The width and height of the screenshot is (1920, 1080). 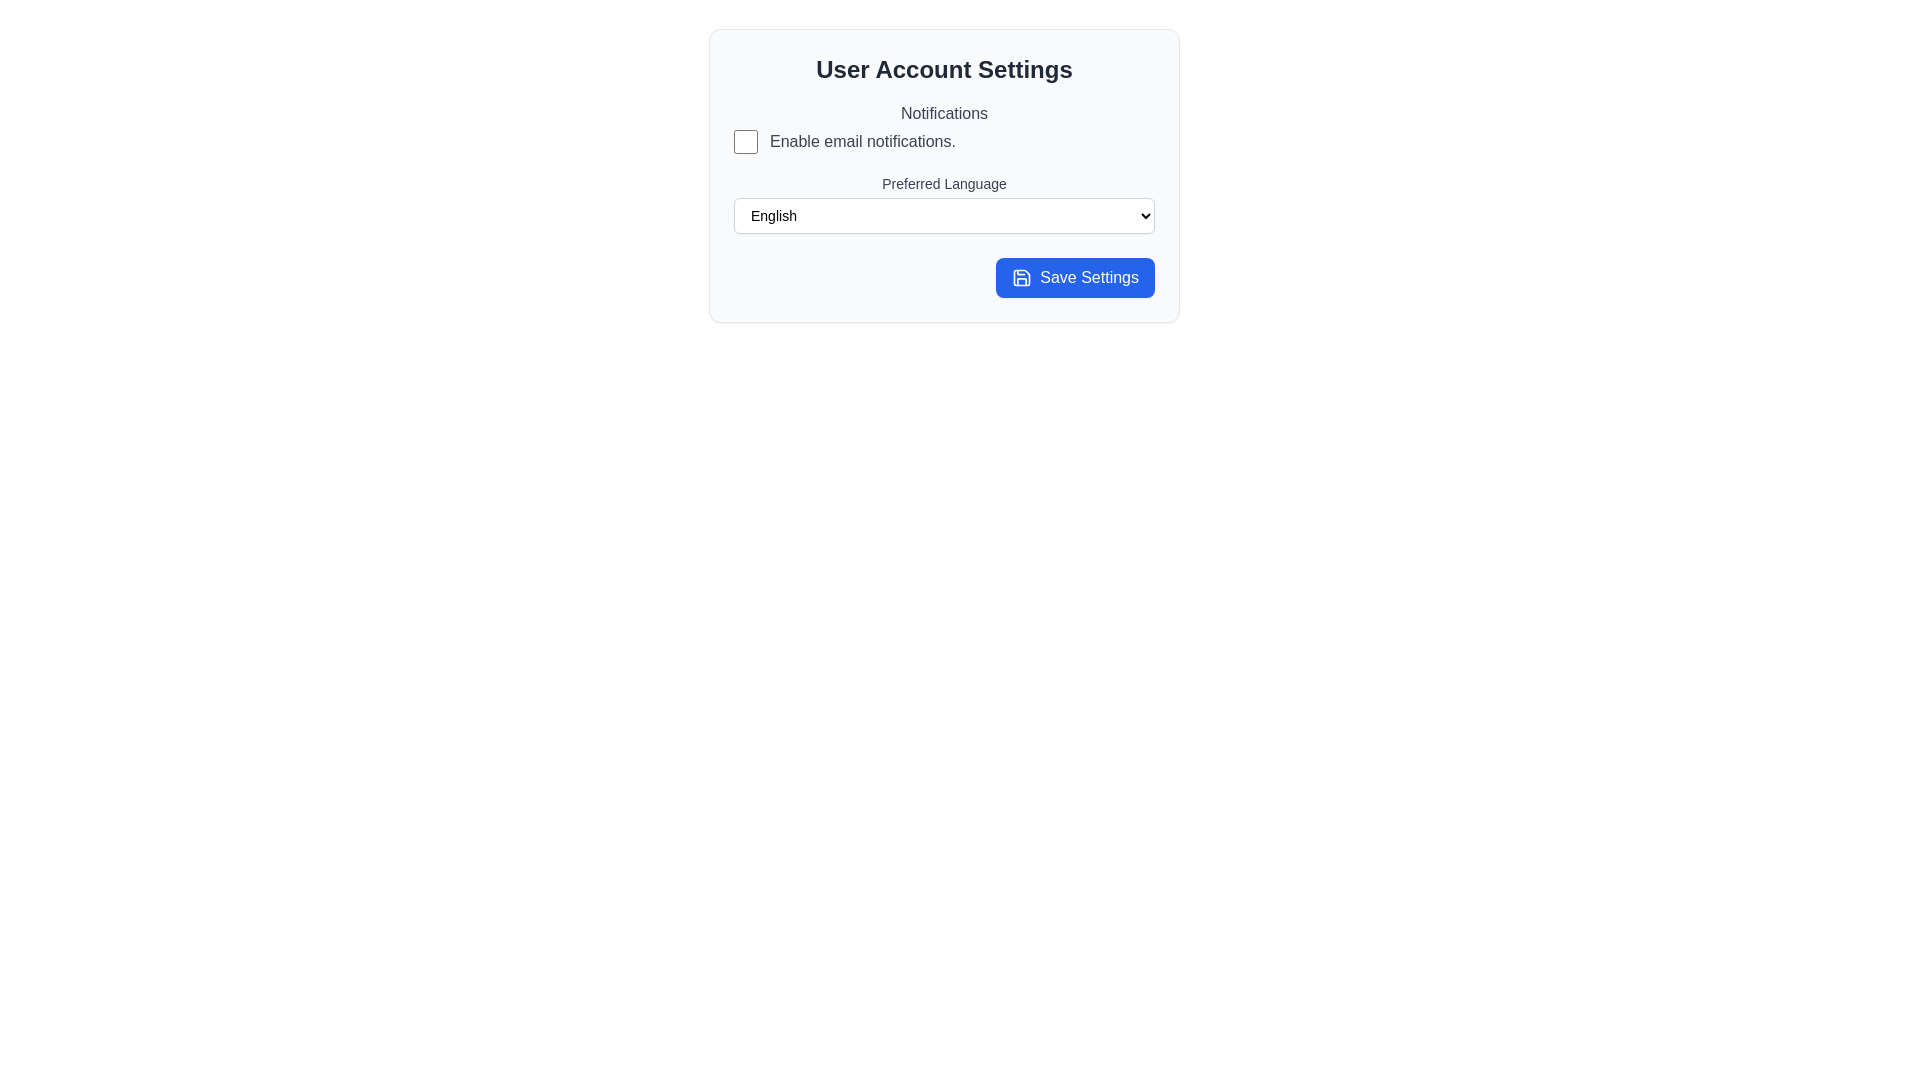 What do you see at coordinates (943, 68) in the screenshot?
I see `the large, bold text heading that reads 'User Account Settings', which is prominently displayed at the top of a rectangular panel with a white background` at bounding box center [943, 68].